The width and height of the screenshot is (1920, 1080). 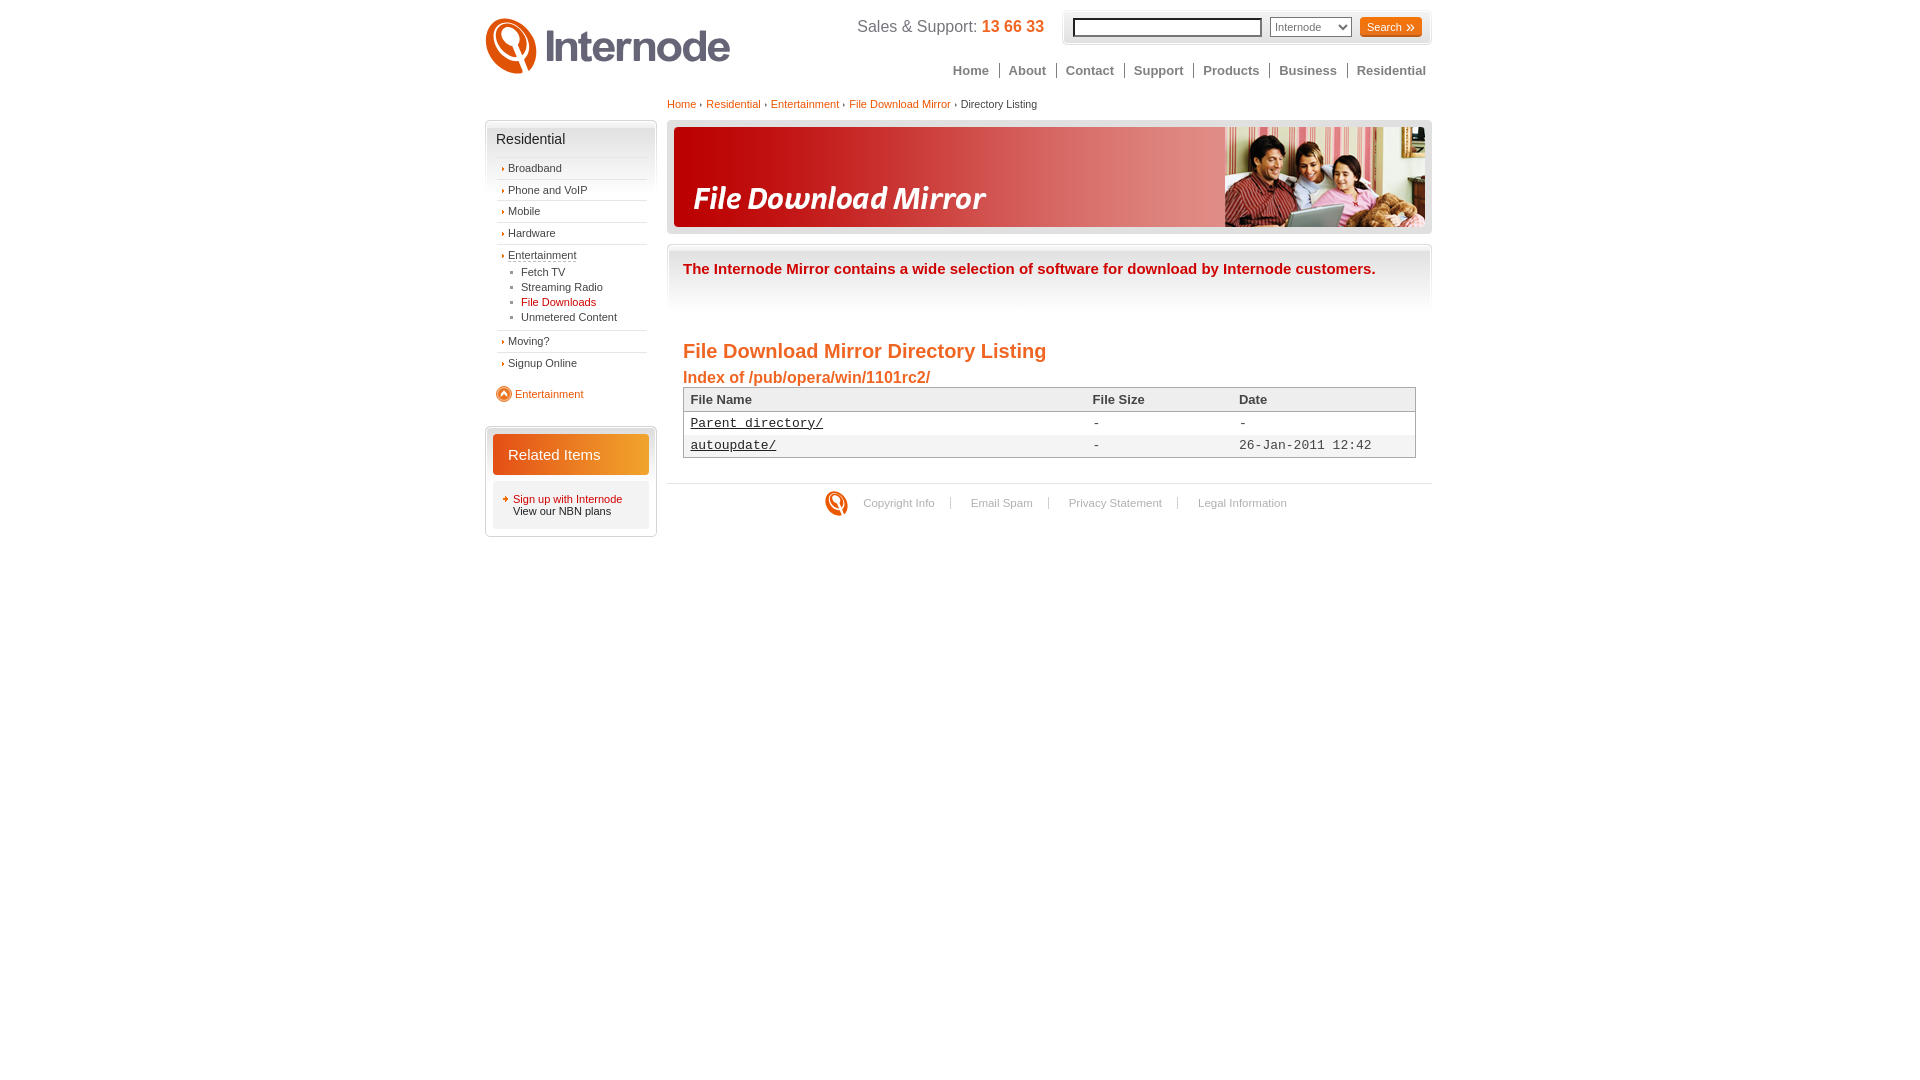 I want to click on 'About', so click(x=1003, y=69).